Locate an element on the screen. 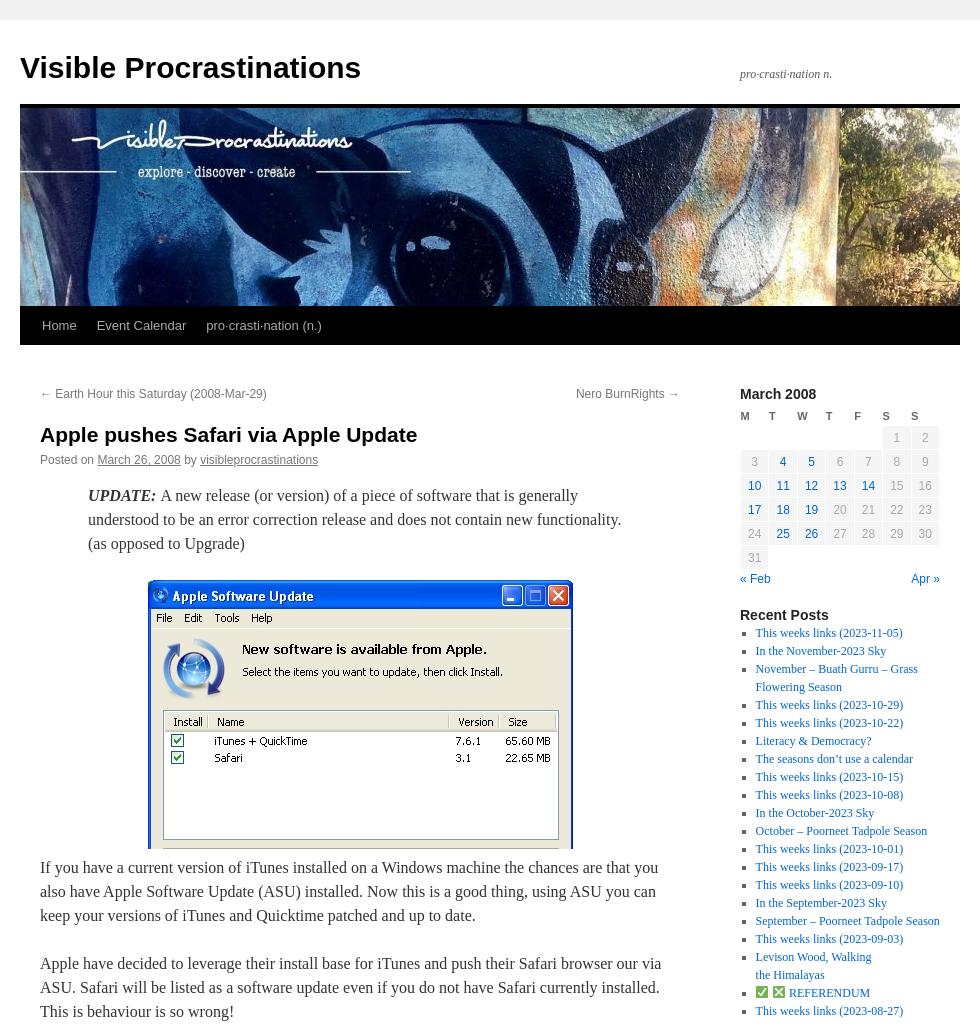 The height and width of the screenshot is (1029, 980). 'This weeks links (2023-10-29)' is located at coordinates (828, 703).